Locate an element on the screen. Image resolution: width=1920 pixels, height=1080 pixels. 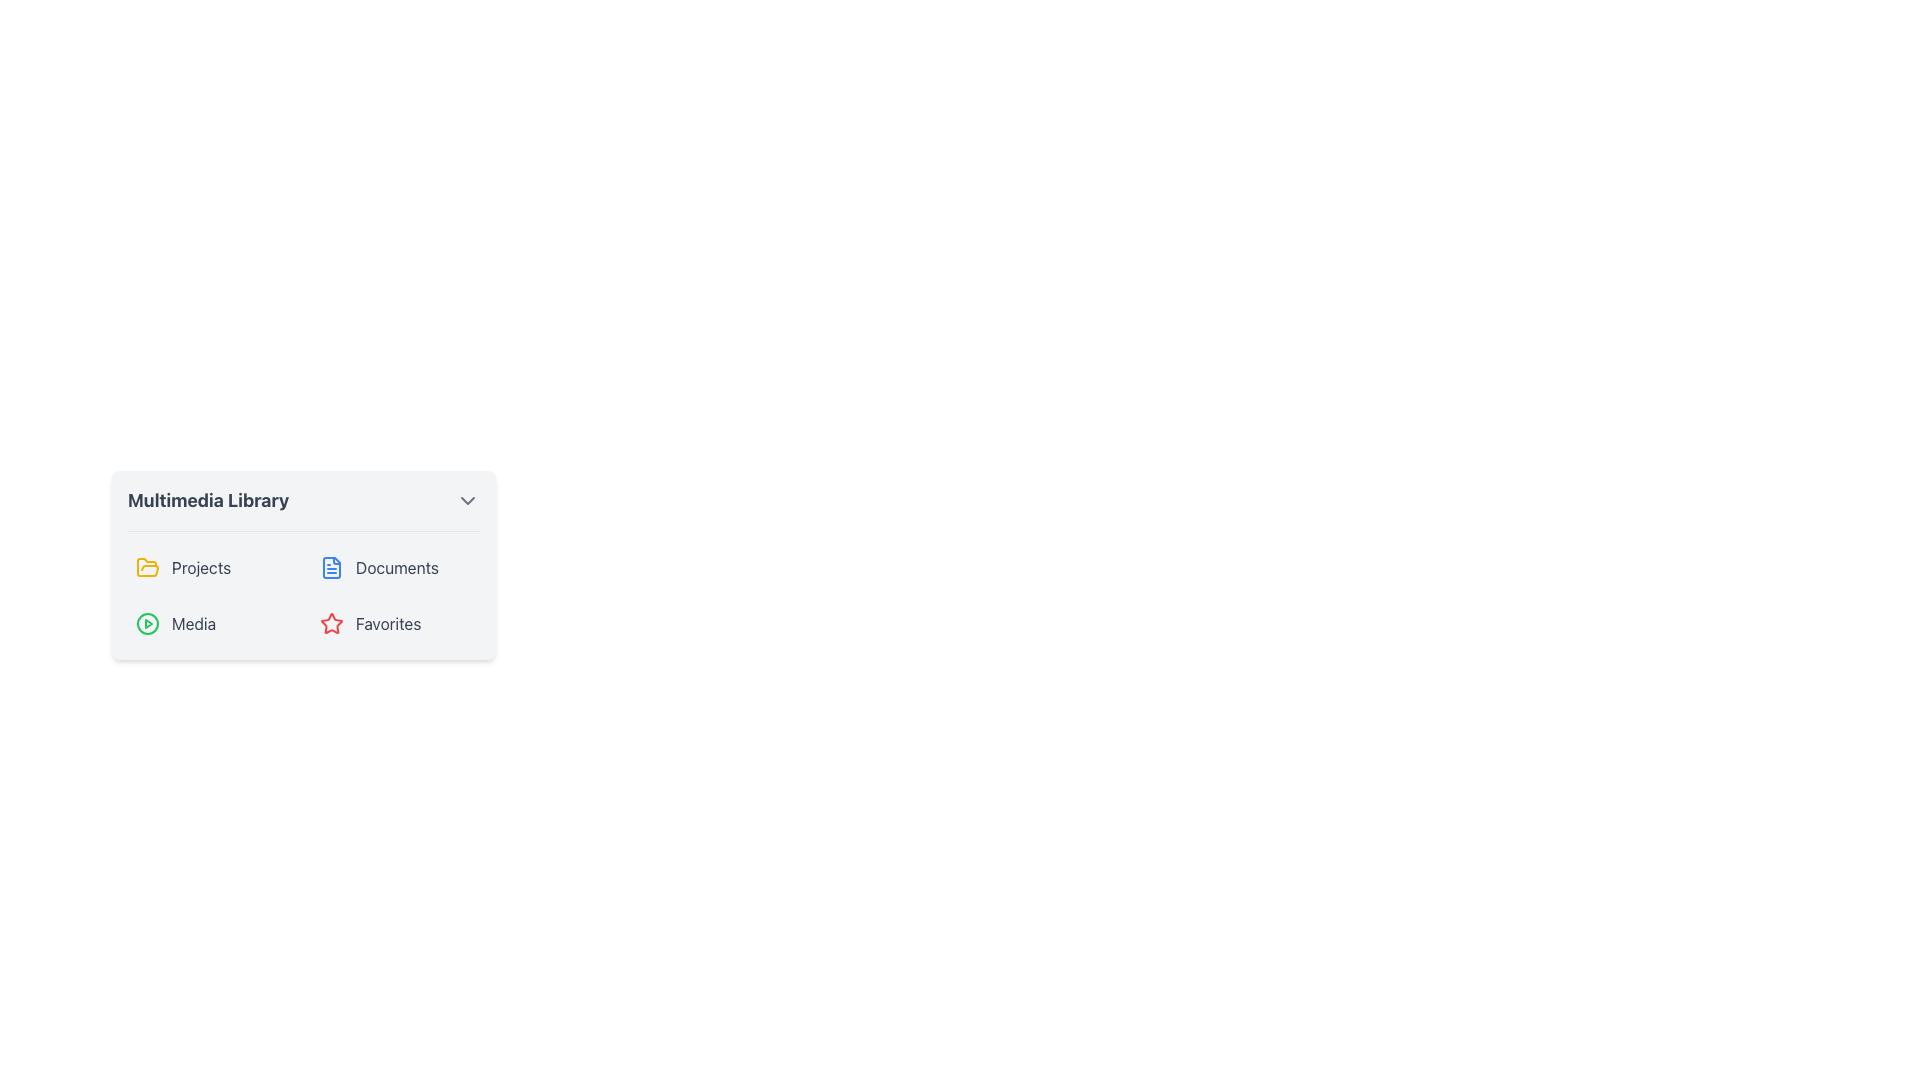
the Static Text Label containing the word 'Documents', which is the second item in the list under the 'Multimedia Library' header, positioned to the right of a blue document icon is located at coordinates (397, 567).